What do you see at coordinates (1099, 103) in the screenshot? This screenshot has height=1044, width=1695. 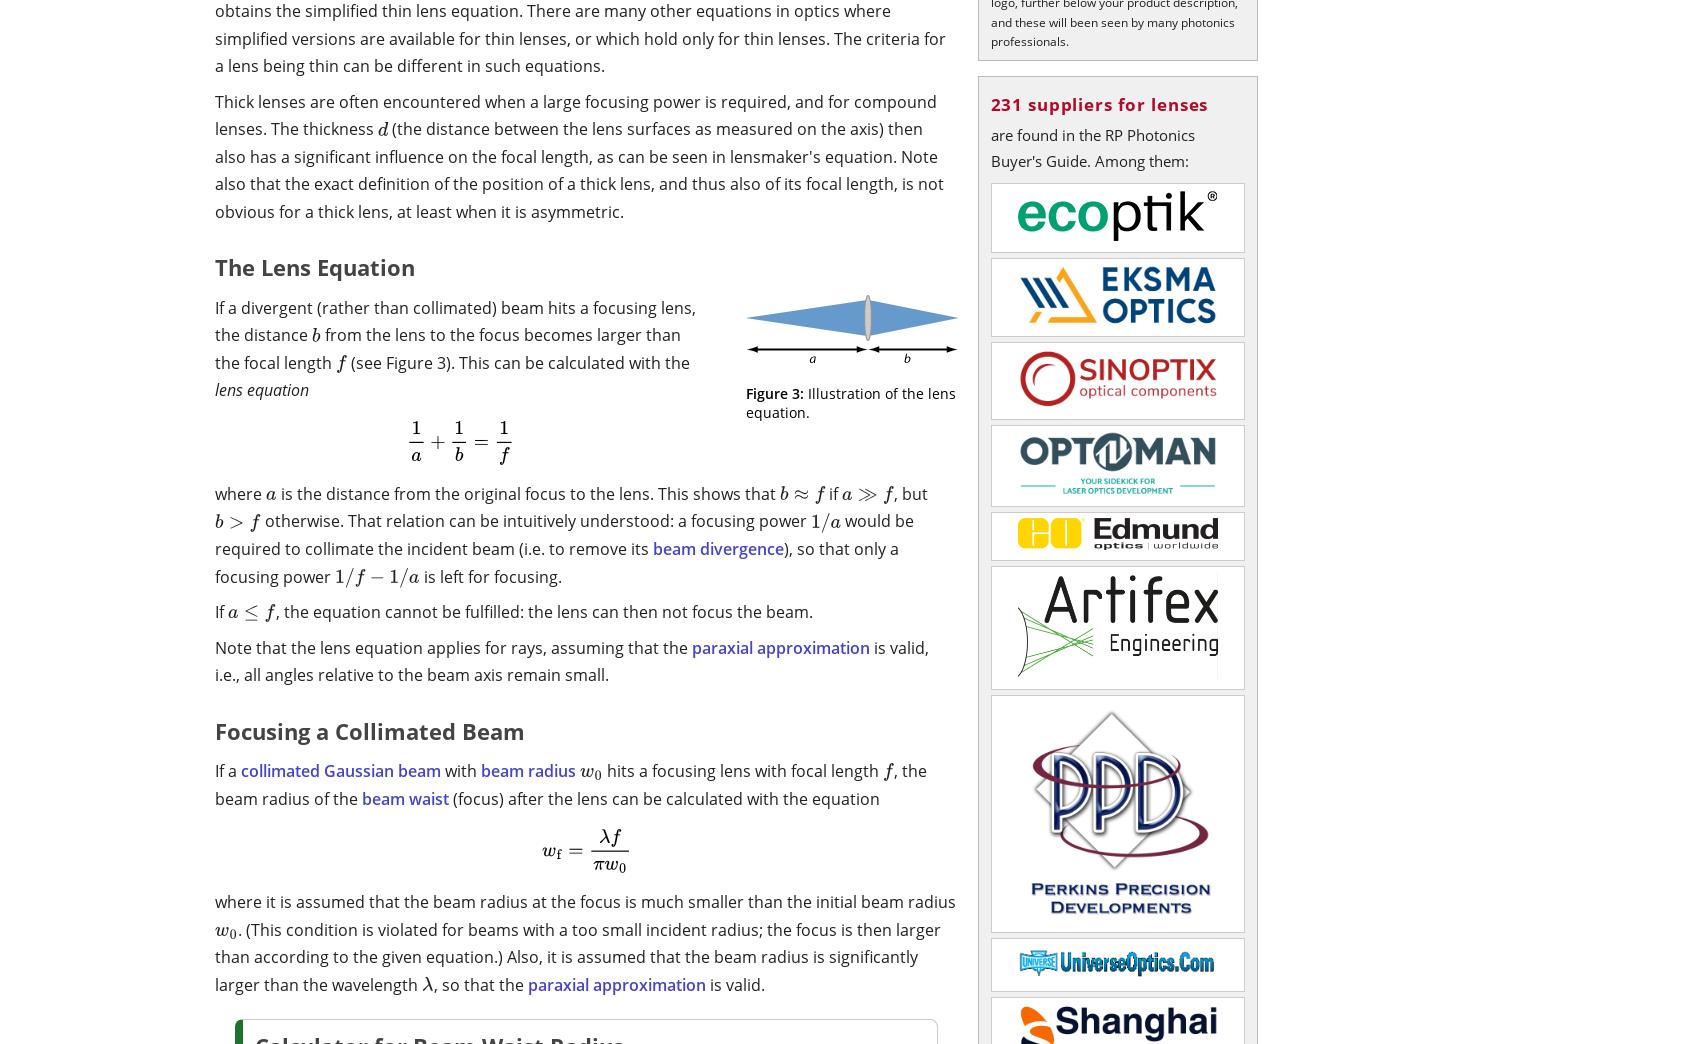 I see `'231 suppliers for lenses'` at bounding box center [1099, 103].